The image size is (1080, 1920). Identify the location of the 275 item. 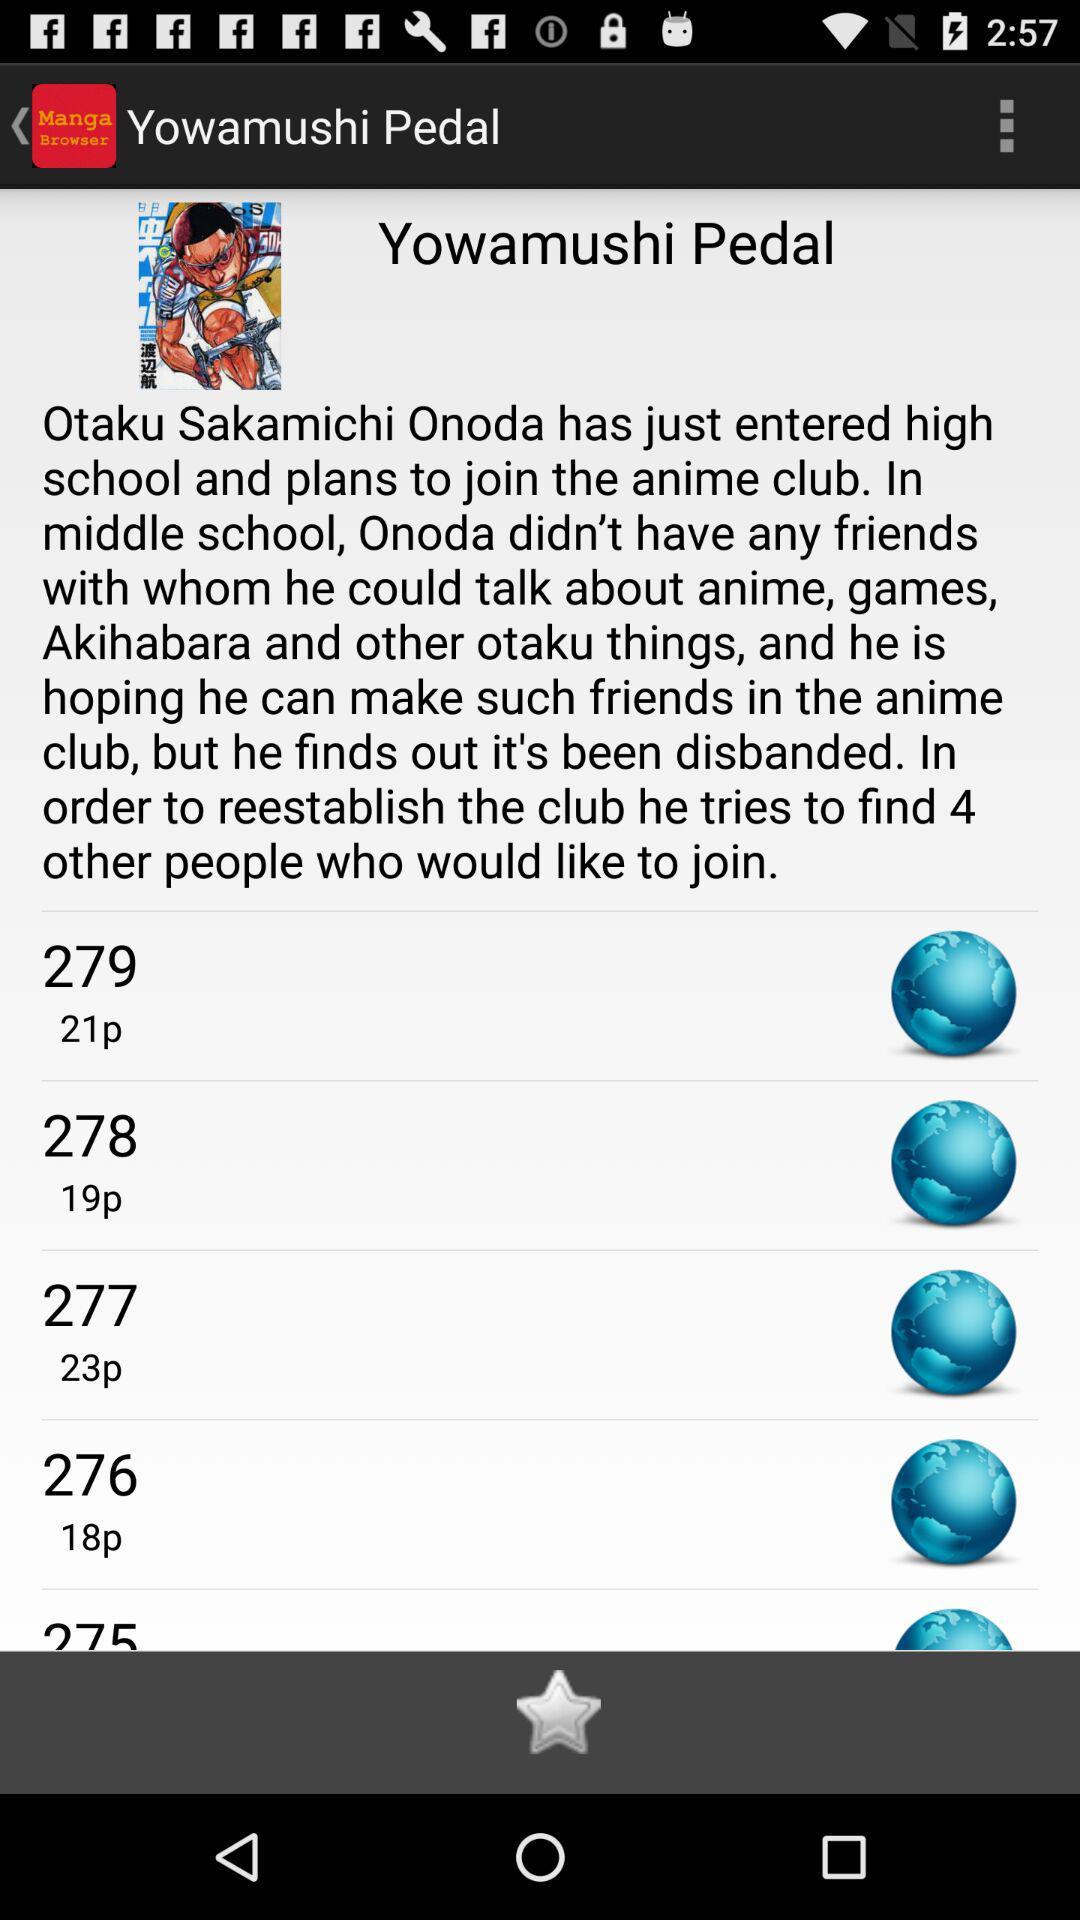
(540, 1626).